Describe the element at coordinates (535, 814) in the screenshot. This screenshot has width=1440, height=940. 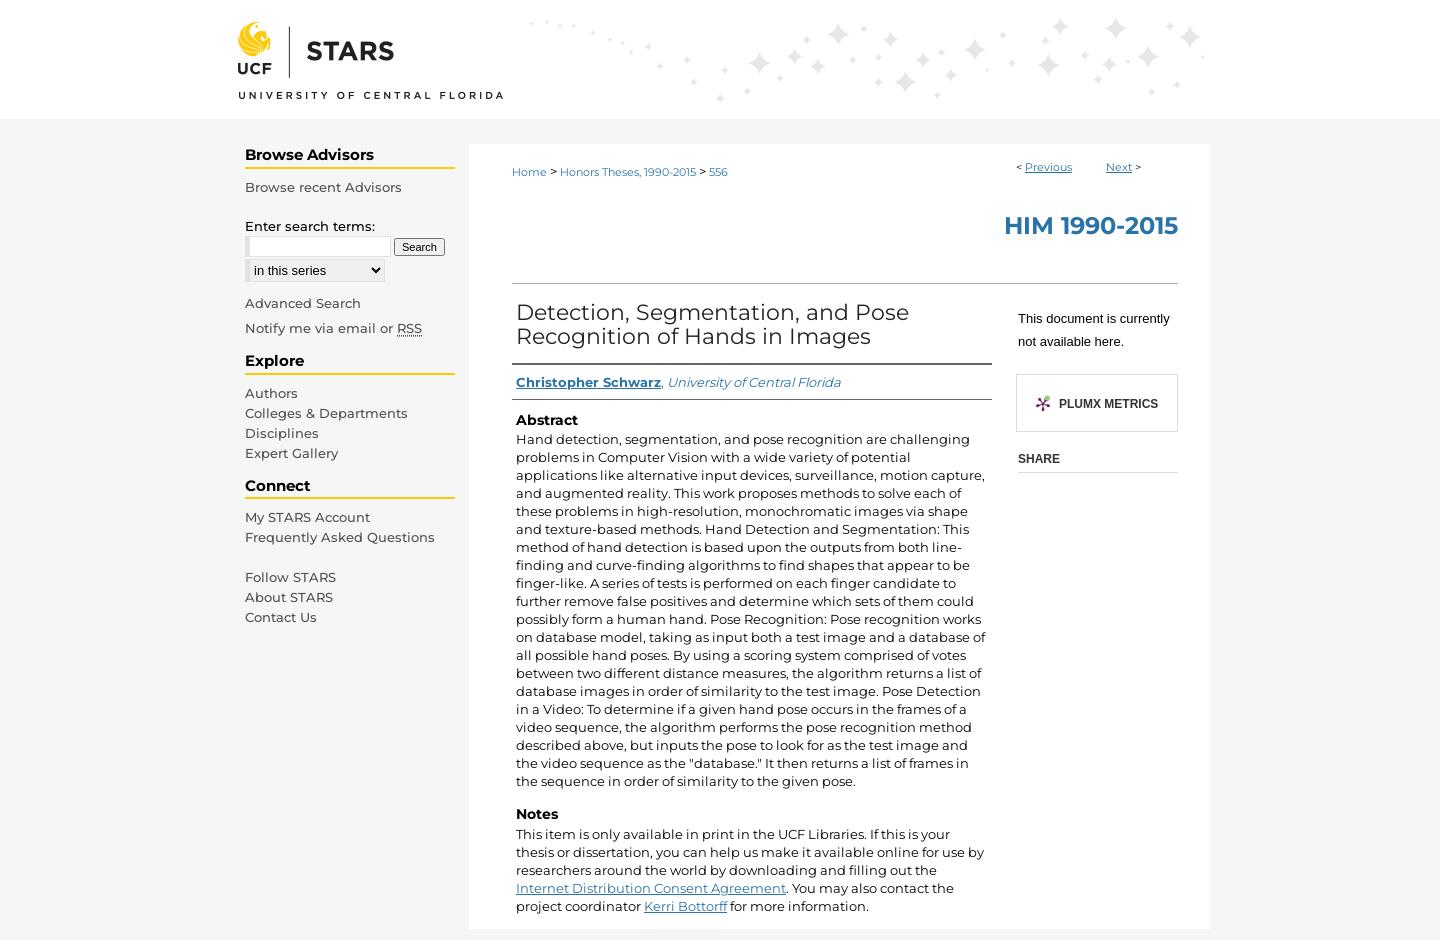
I see `'Notes'` at that location.